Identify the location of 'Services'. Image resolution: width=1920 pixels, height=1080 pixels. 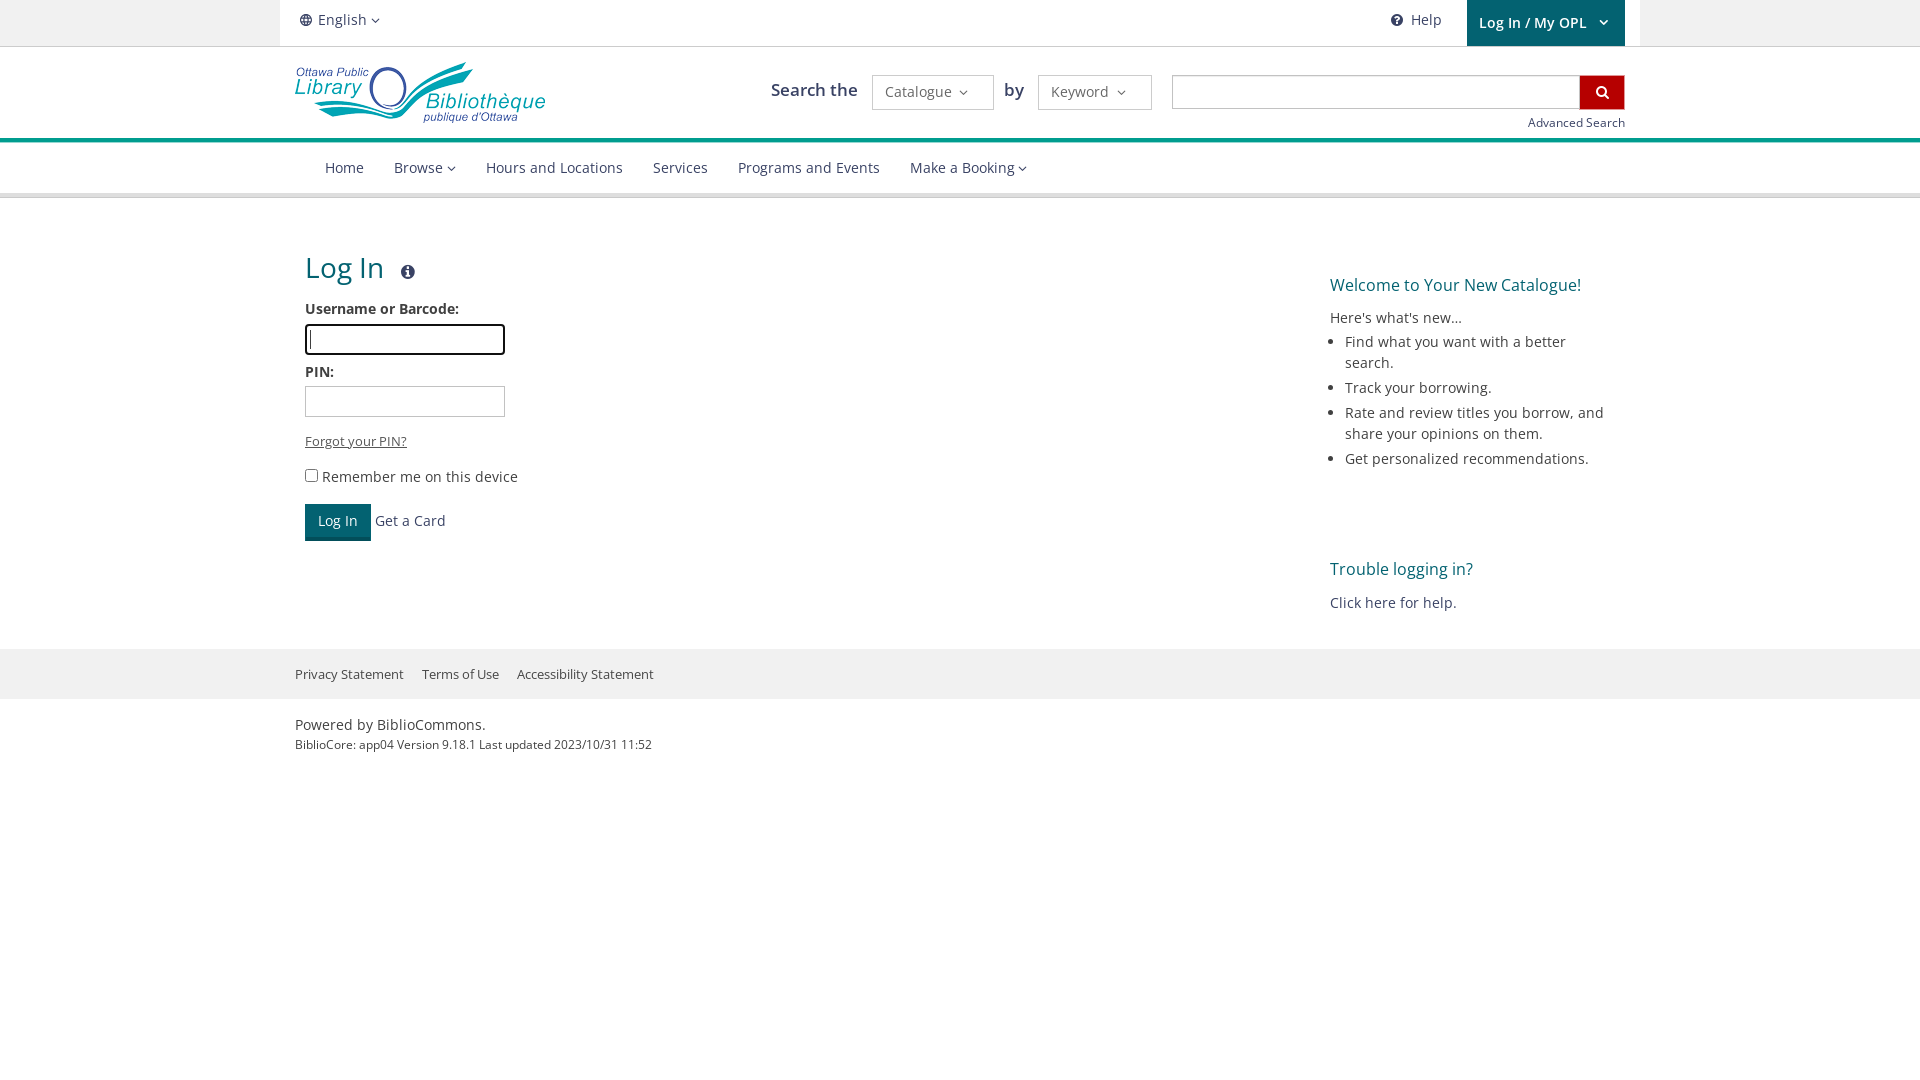
(680, 167).